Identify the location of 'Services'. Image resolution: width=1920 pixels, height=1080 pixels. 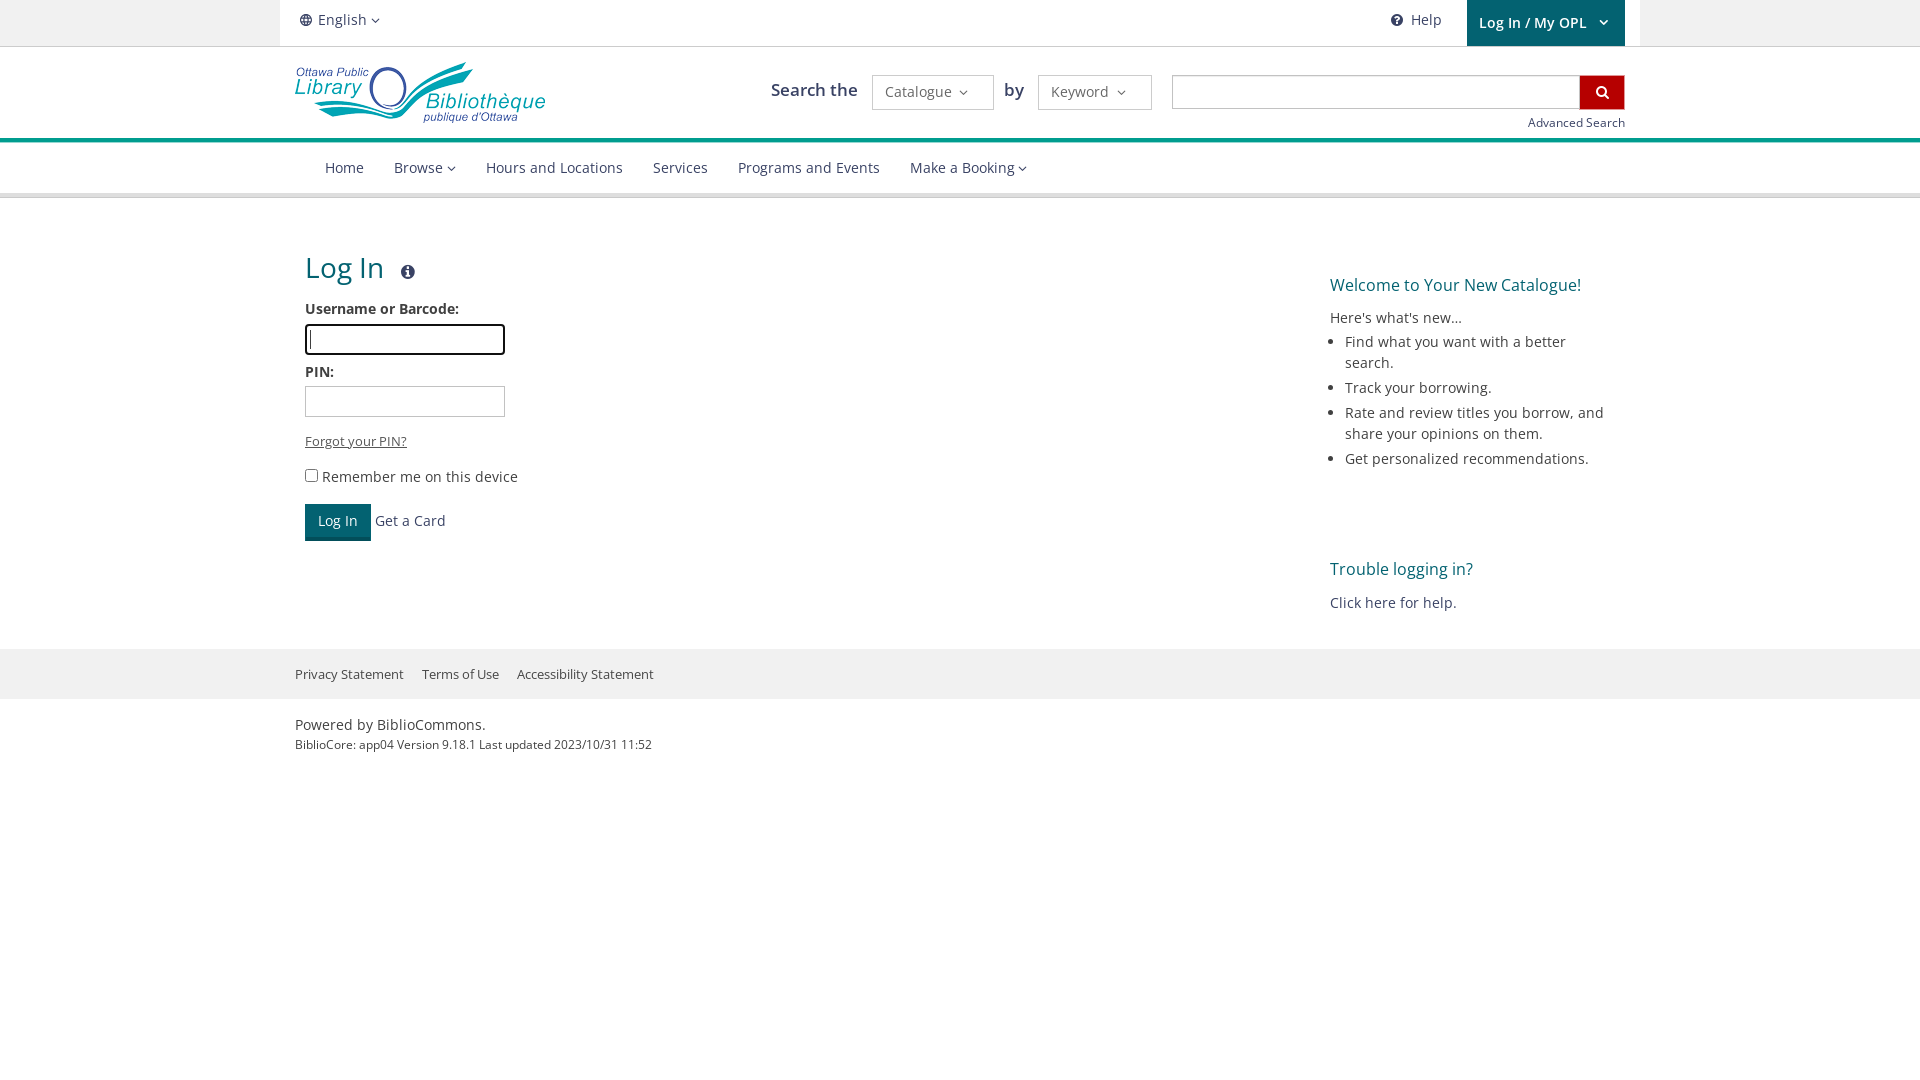
(680, 167).